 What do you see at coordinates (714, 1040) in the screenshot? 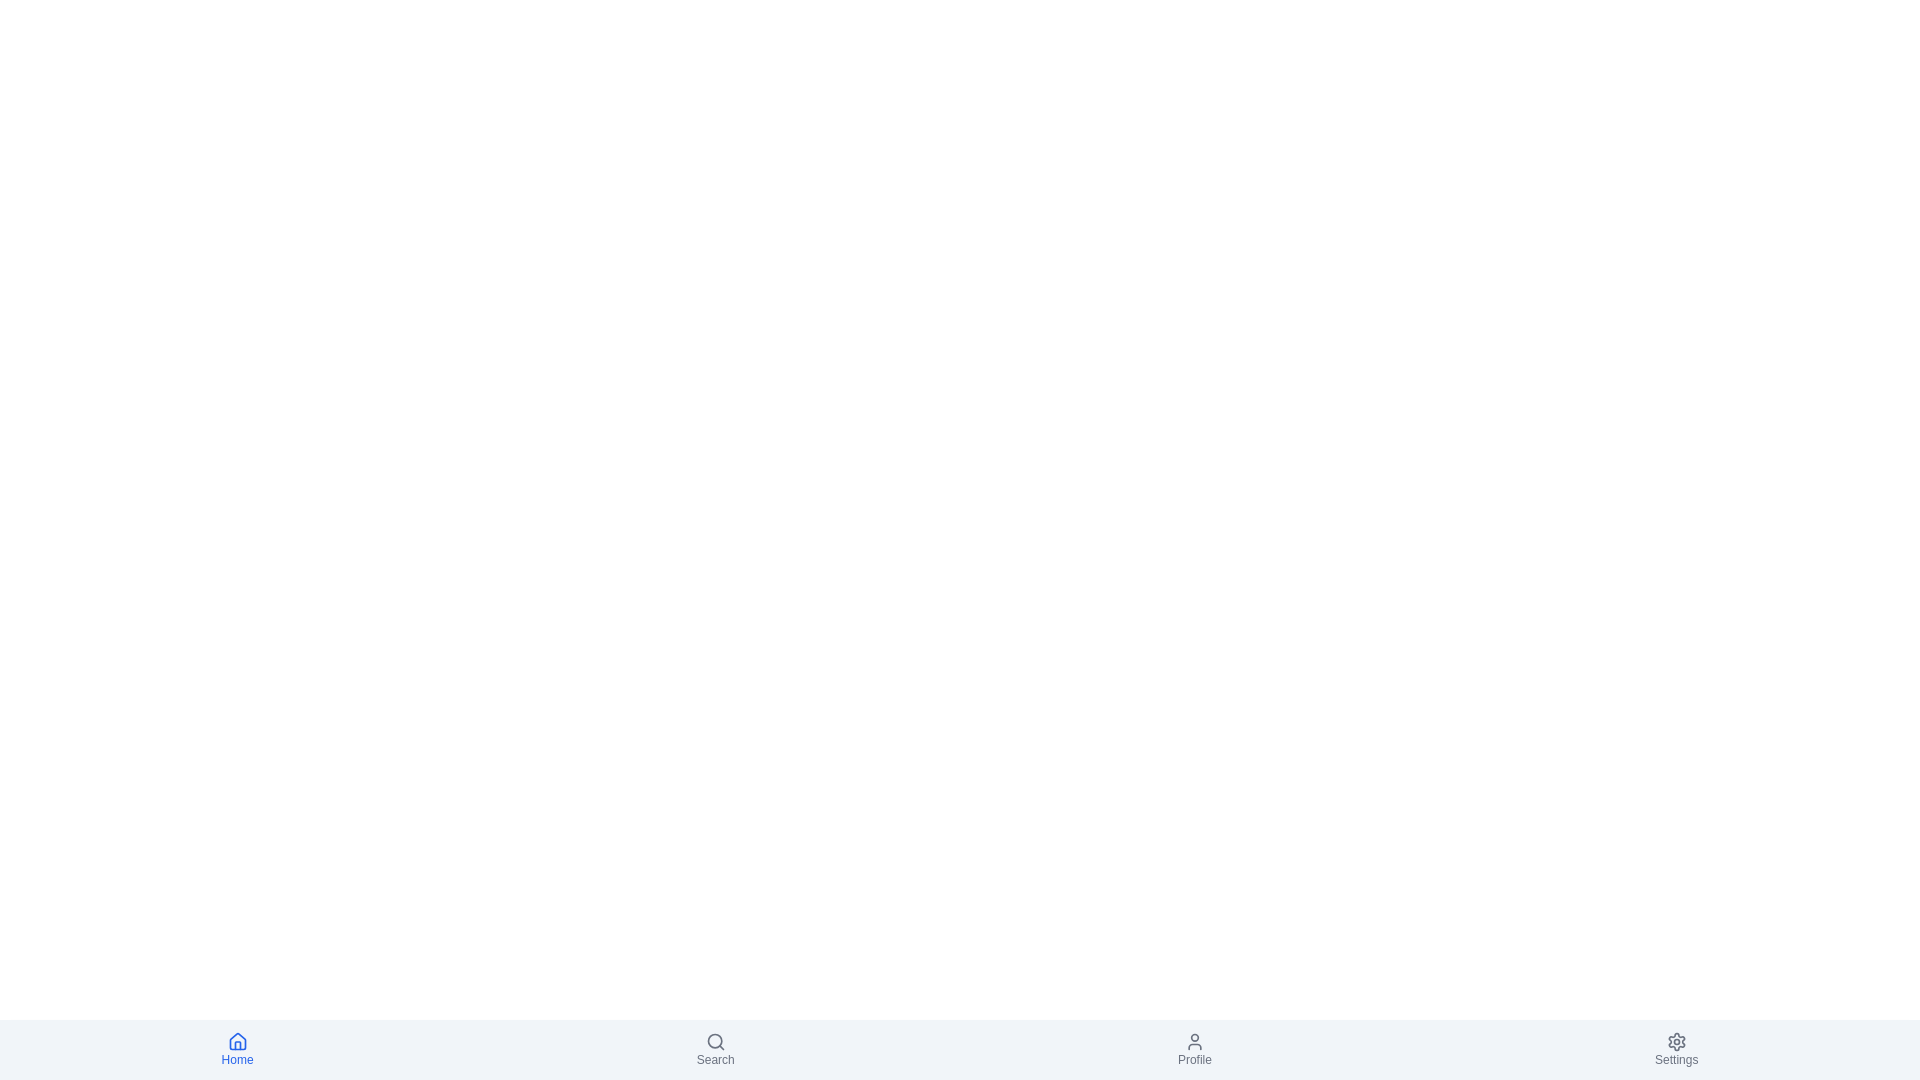
I see `the central circular part of the magnifying glass icon representing search functionality located in the bottom navigation bar` at bounding box center [714, 1040].